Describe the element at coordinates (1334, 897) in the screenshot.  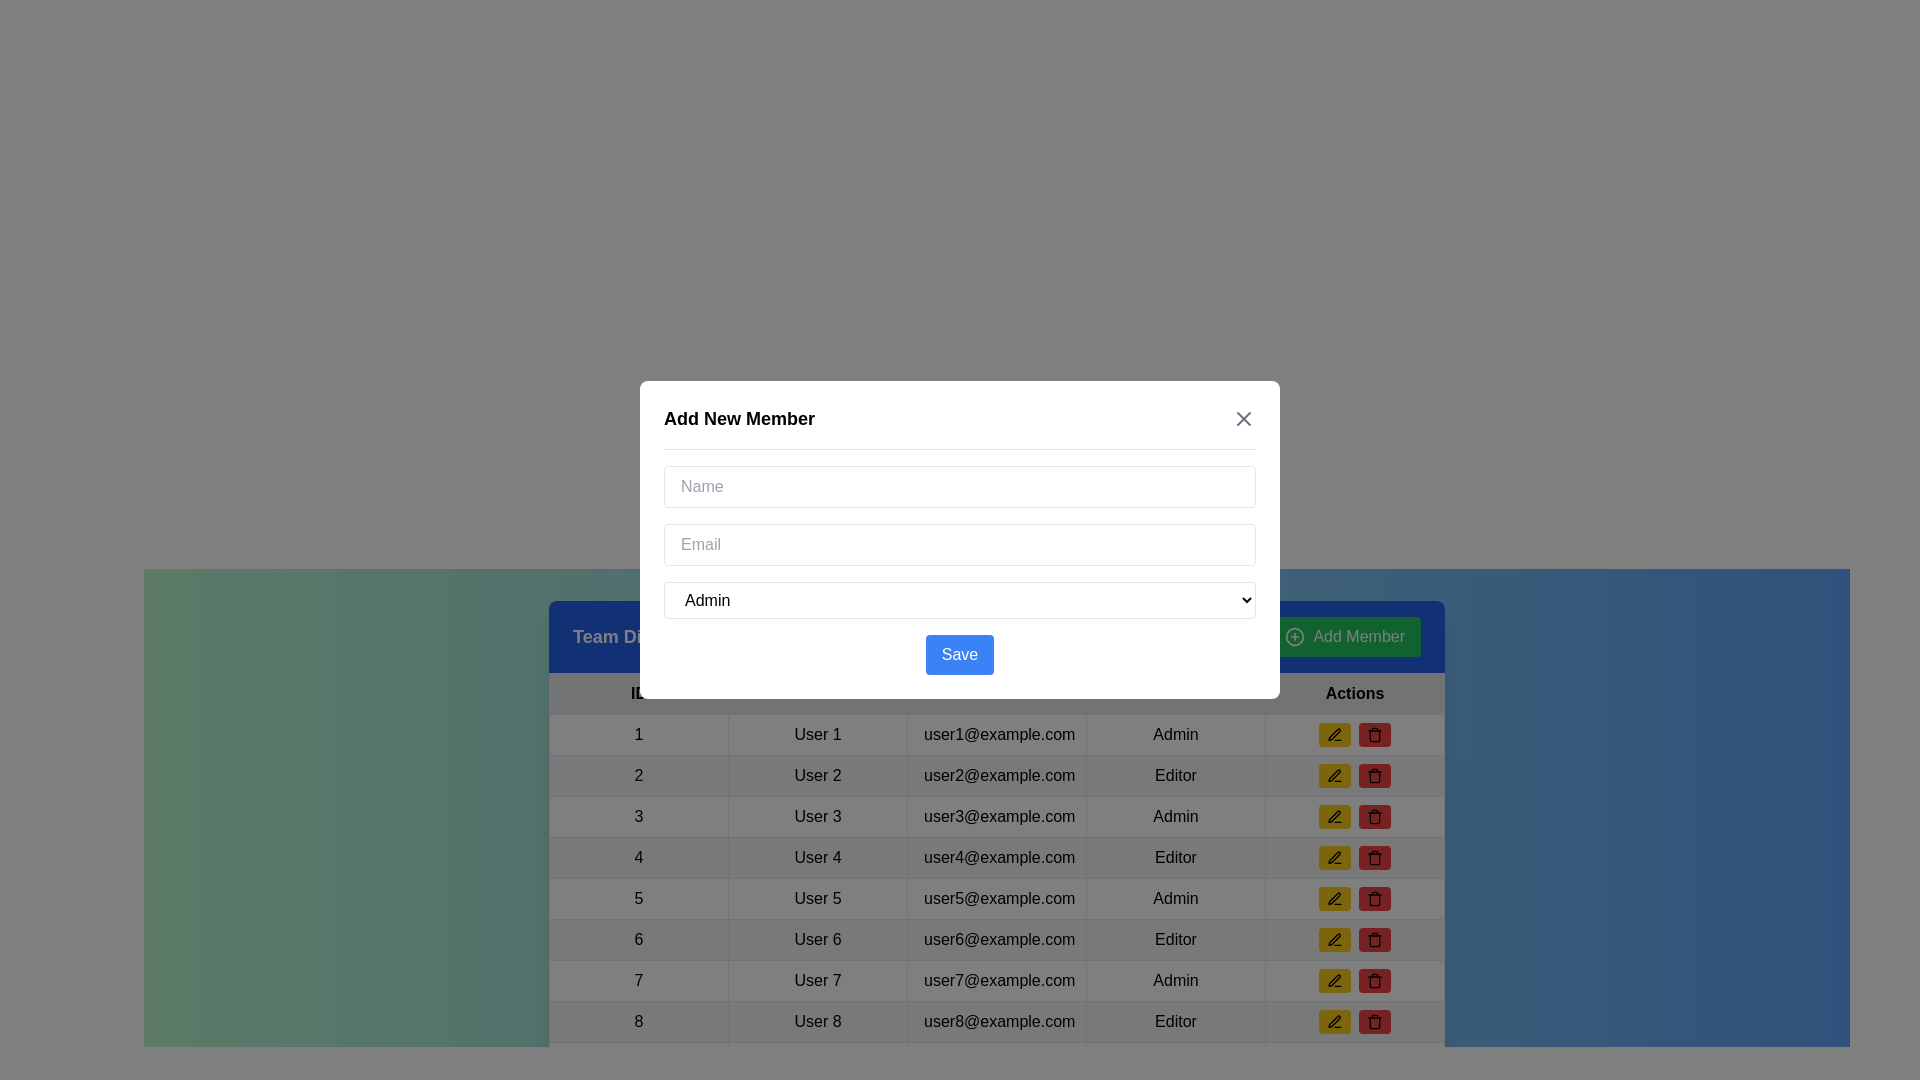
I see `the edit button located in the 'Actions' column of the table, adjacent to the row for 'user5@example.com', which corresponds to 'Admin' under the 'Role' column` at that location.